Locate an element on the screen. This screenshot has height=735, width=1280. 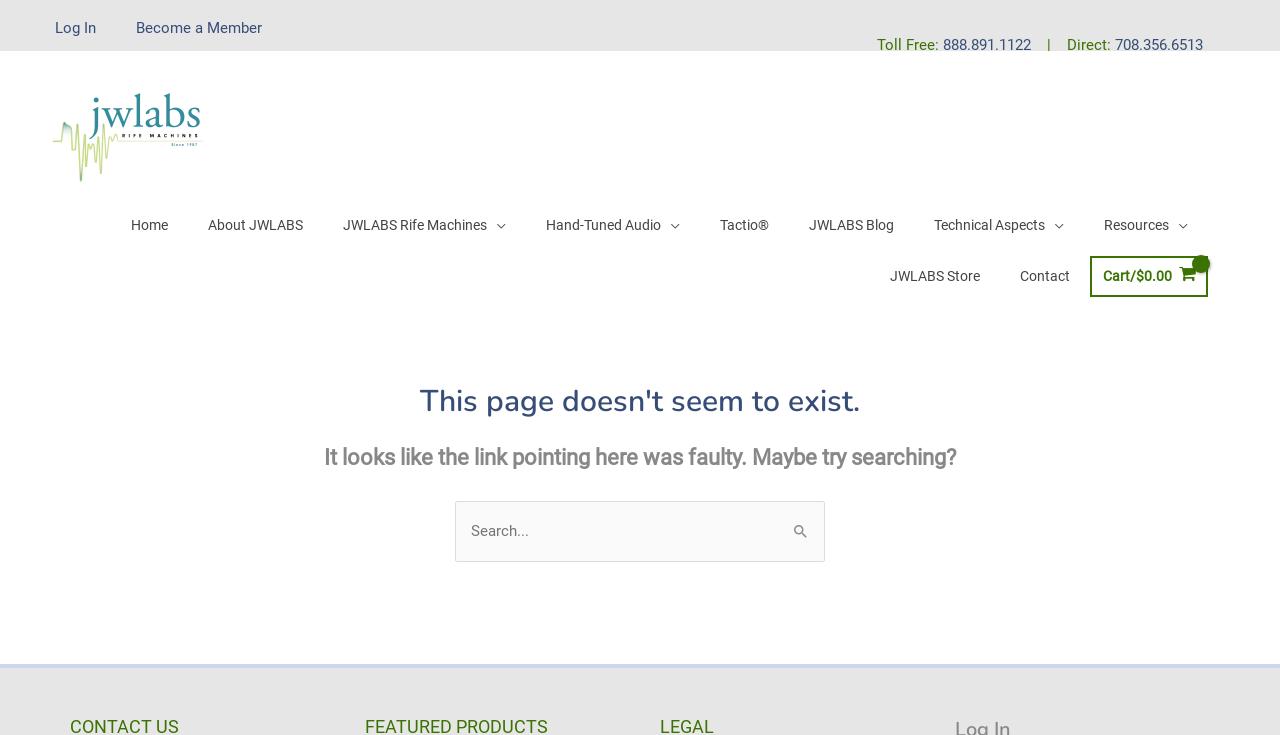
'Technical Aspects' is located at coordinates (931, 223).